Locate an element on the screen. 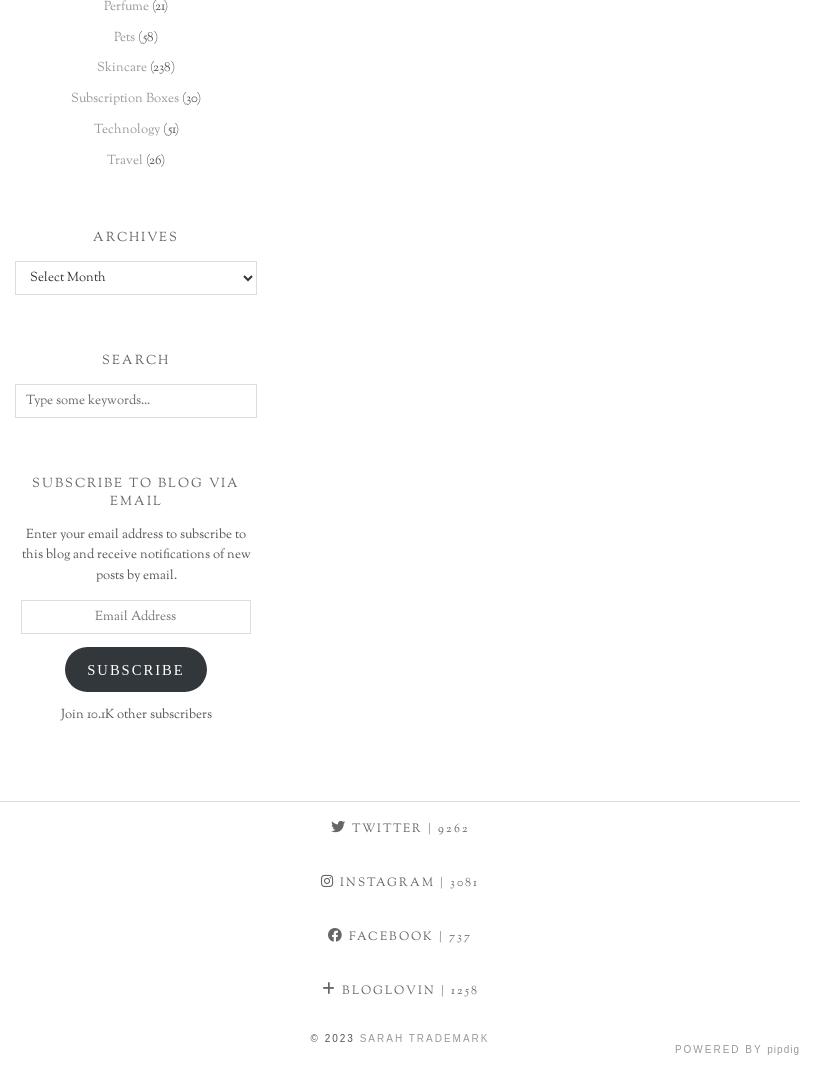  'pipdig' is located at coordinates (766, 1048).